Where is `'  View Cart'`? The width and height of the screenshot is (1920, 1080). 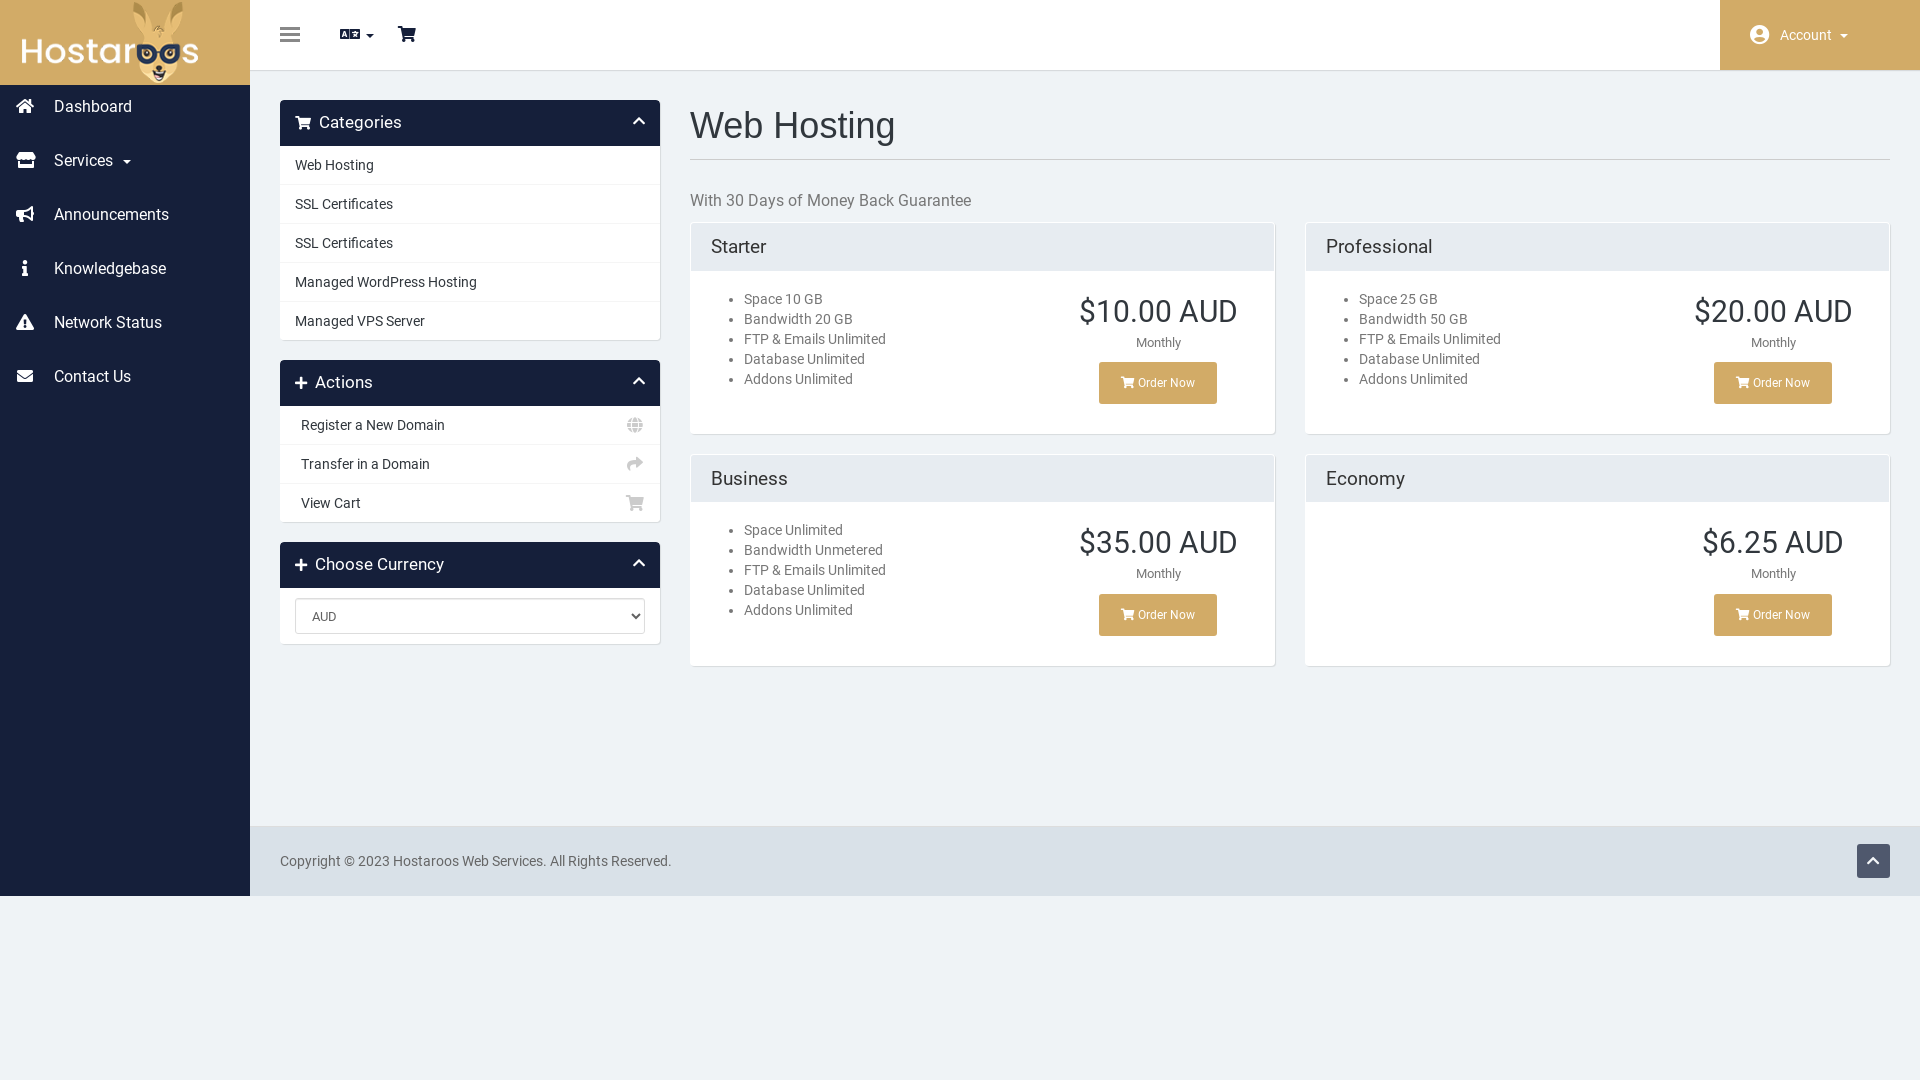 '  View Cart' is located at coordinates (469, 501).